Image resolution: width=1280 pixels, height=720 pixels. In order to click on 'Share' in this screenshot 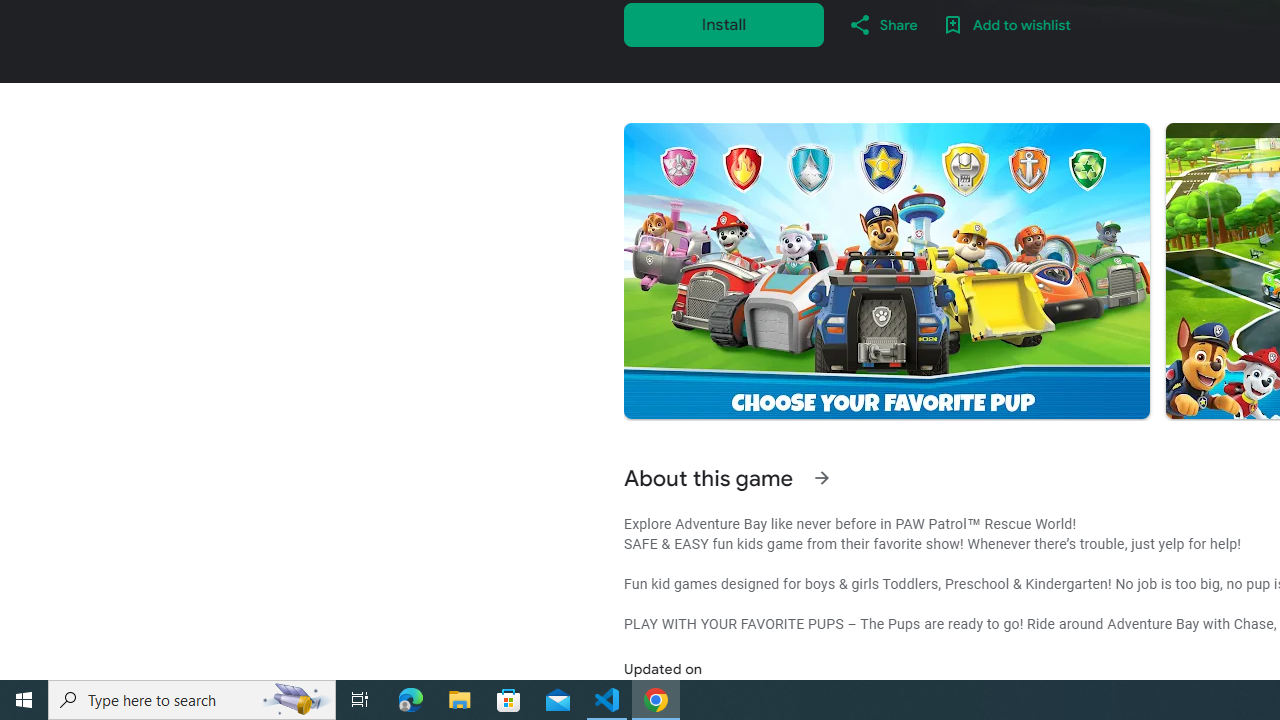, I will do `click(880, 24)`.